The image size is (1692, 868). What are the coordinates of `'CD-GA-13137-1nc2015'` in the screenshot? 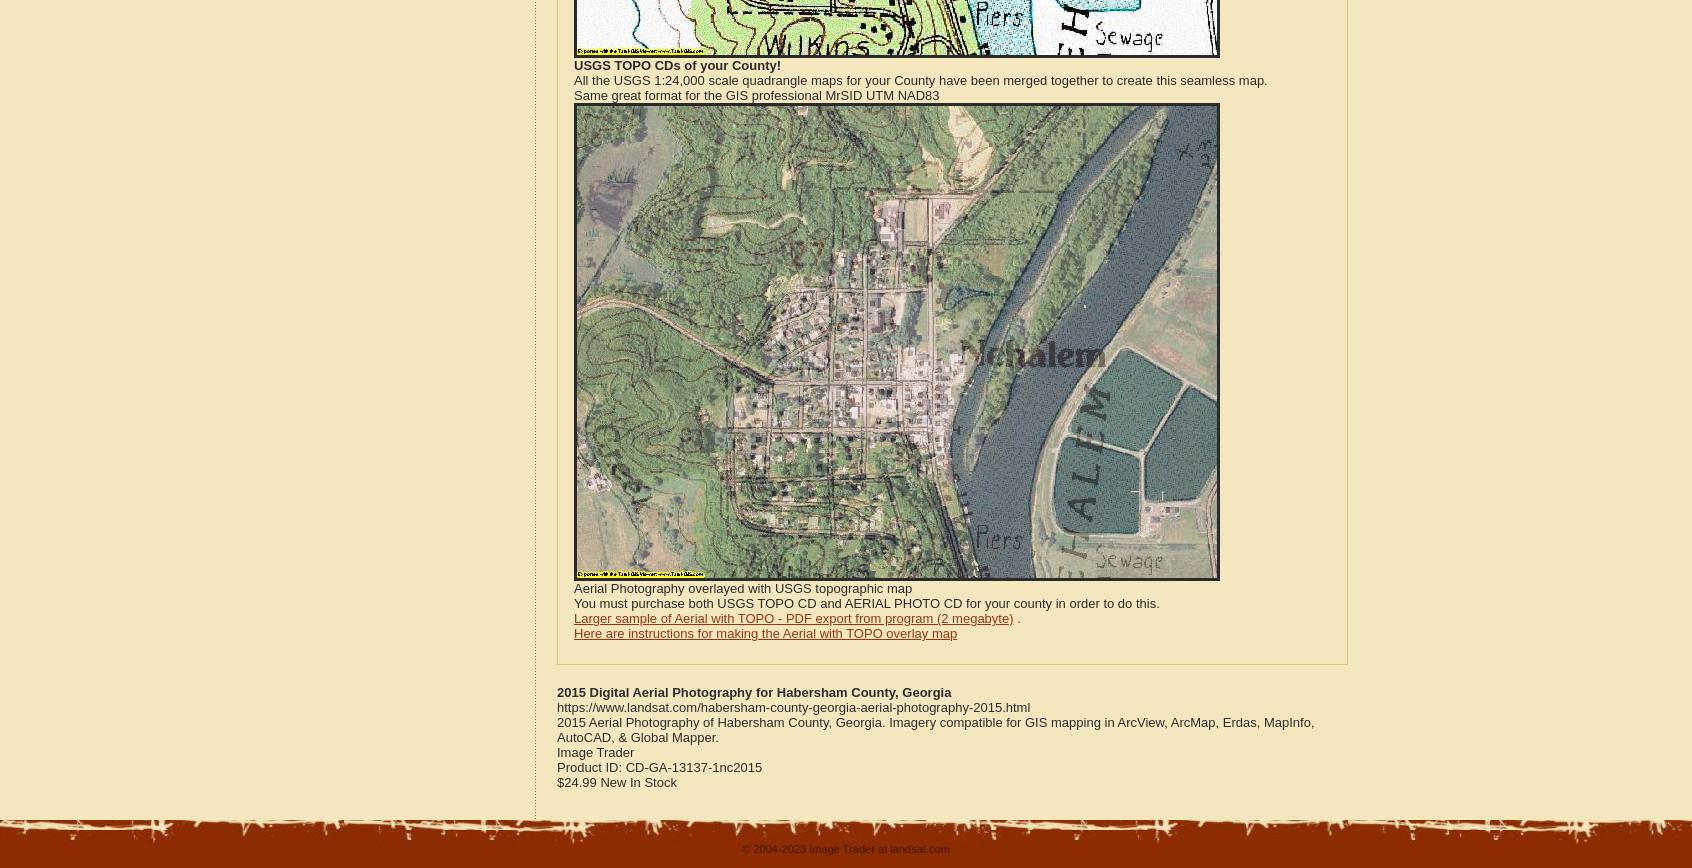 It's located at (693, 767).